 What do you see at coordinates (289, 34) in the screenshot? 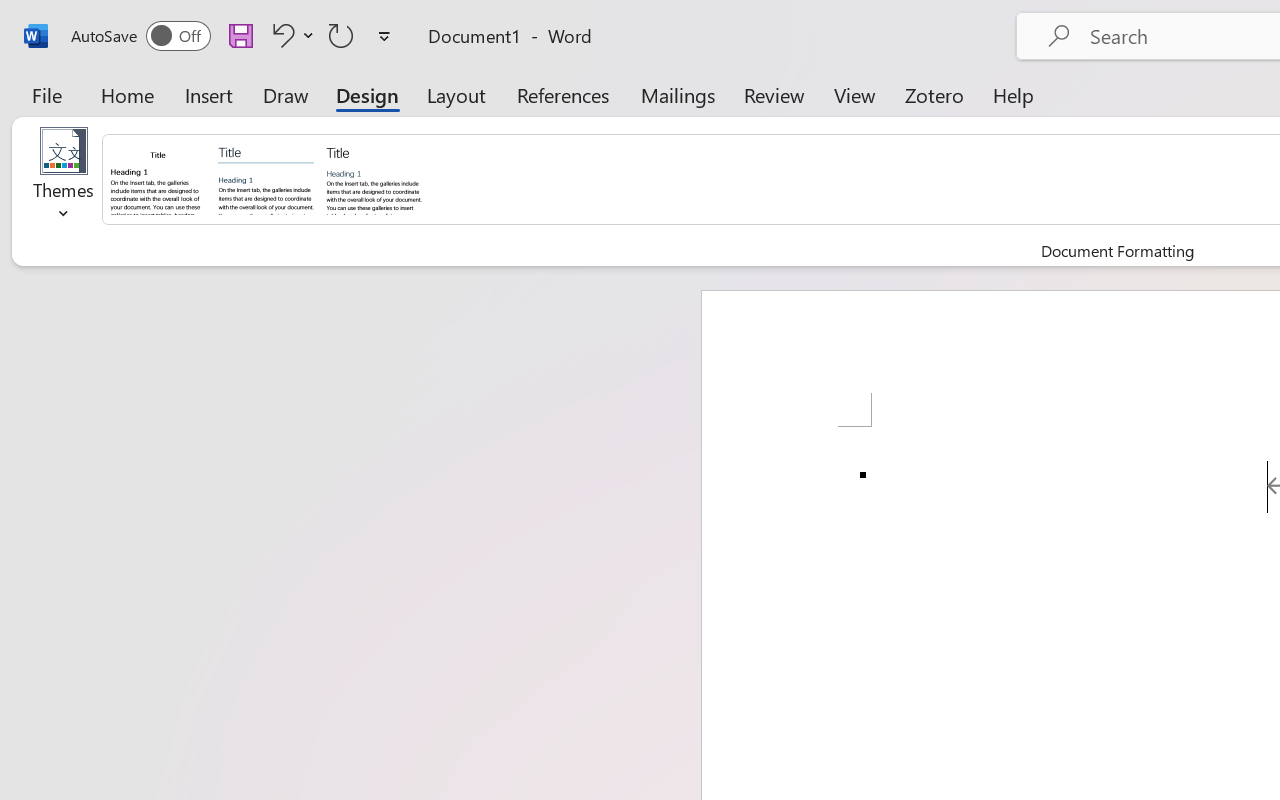
I see `'Undo Apply Quick Style Set'` at bounding box center [289, 34].